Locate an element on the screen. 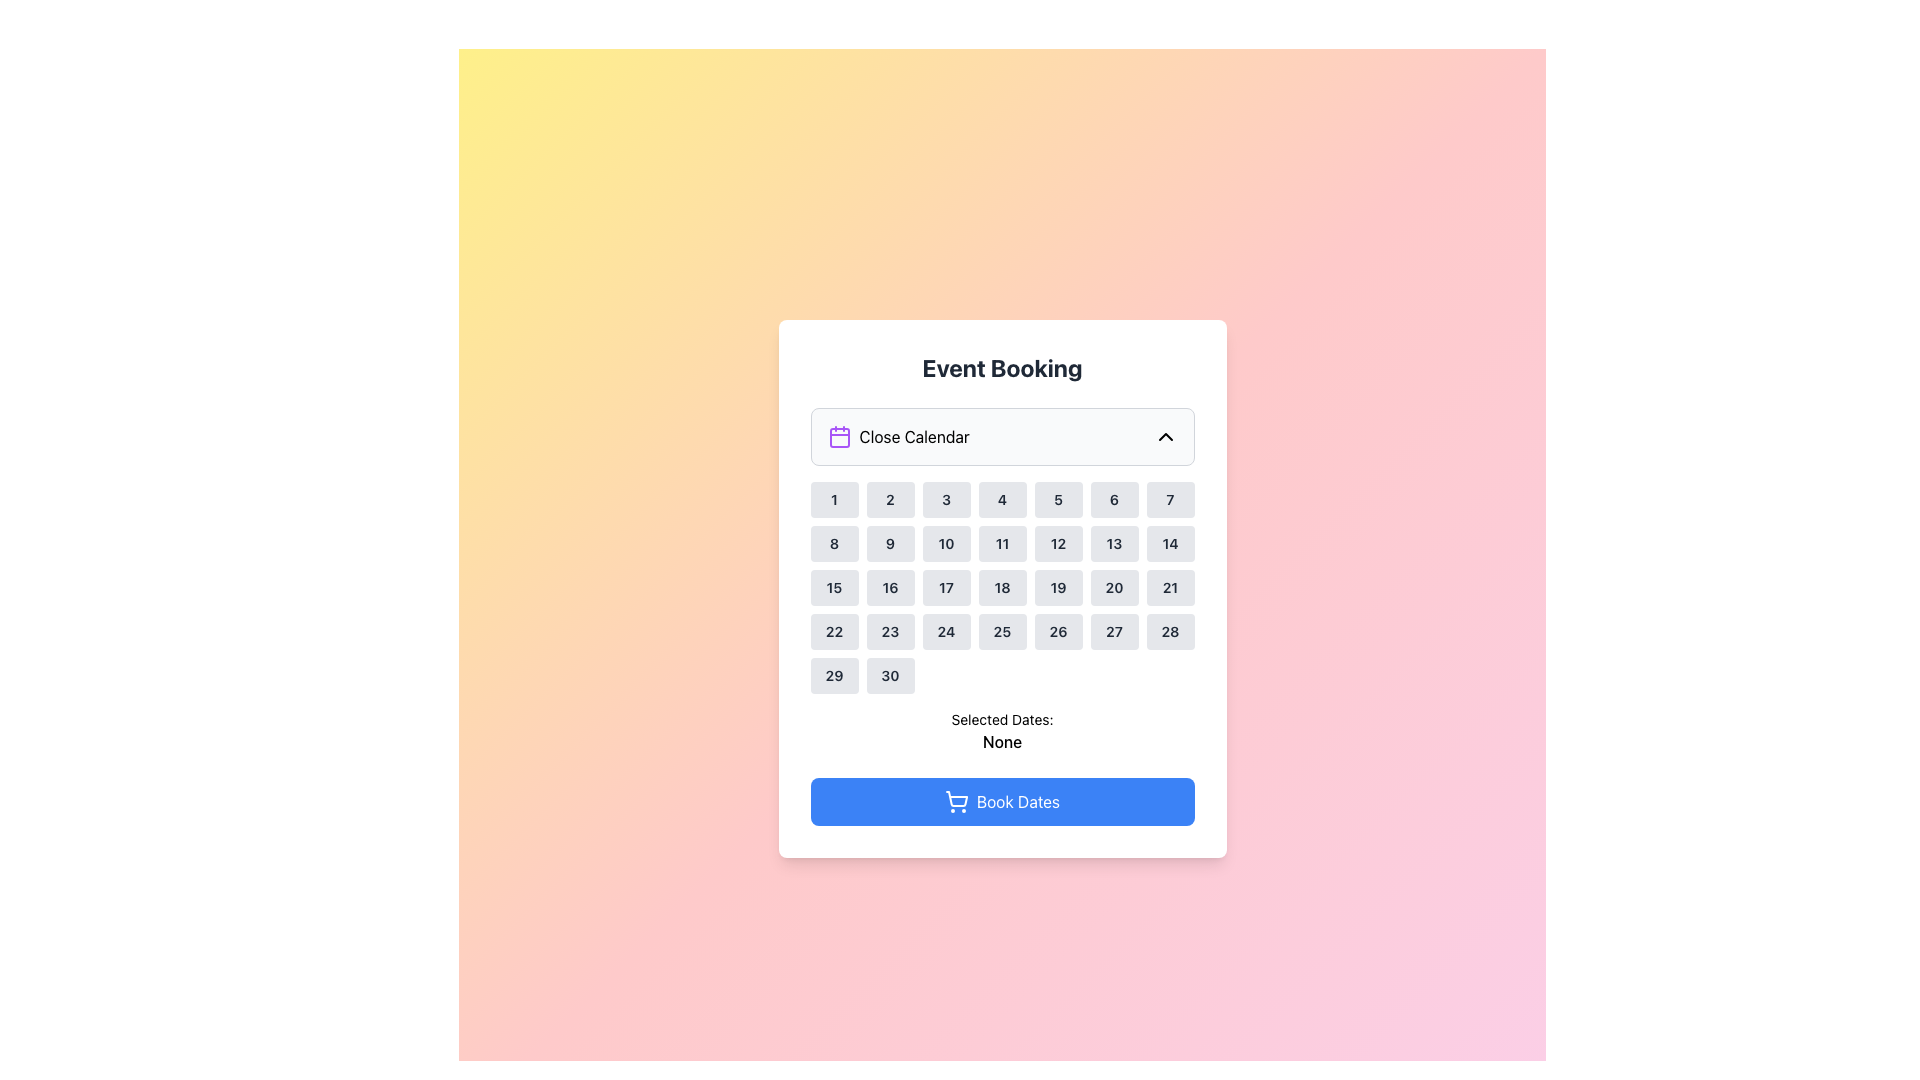 This screenshot has height=1080, width=1920. the button representing the 21st item in a 7-column grid layout, located in the rightmost column of the third row is located at coordinates (1170, 586).